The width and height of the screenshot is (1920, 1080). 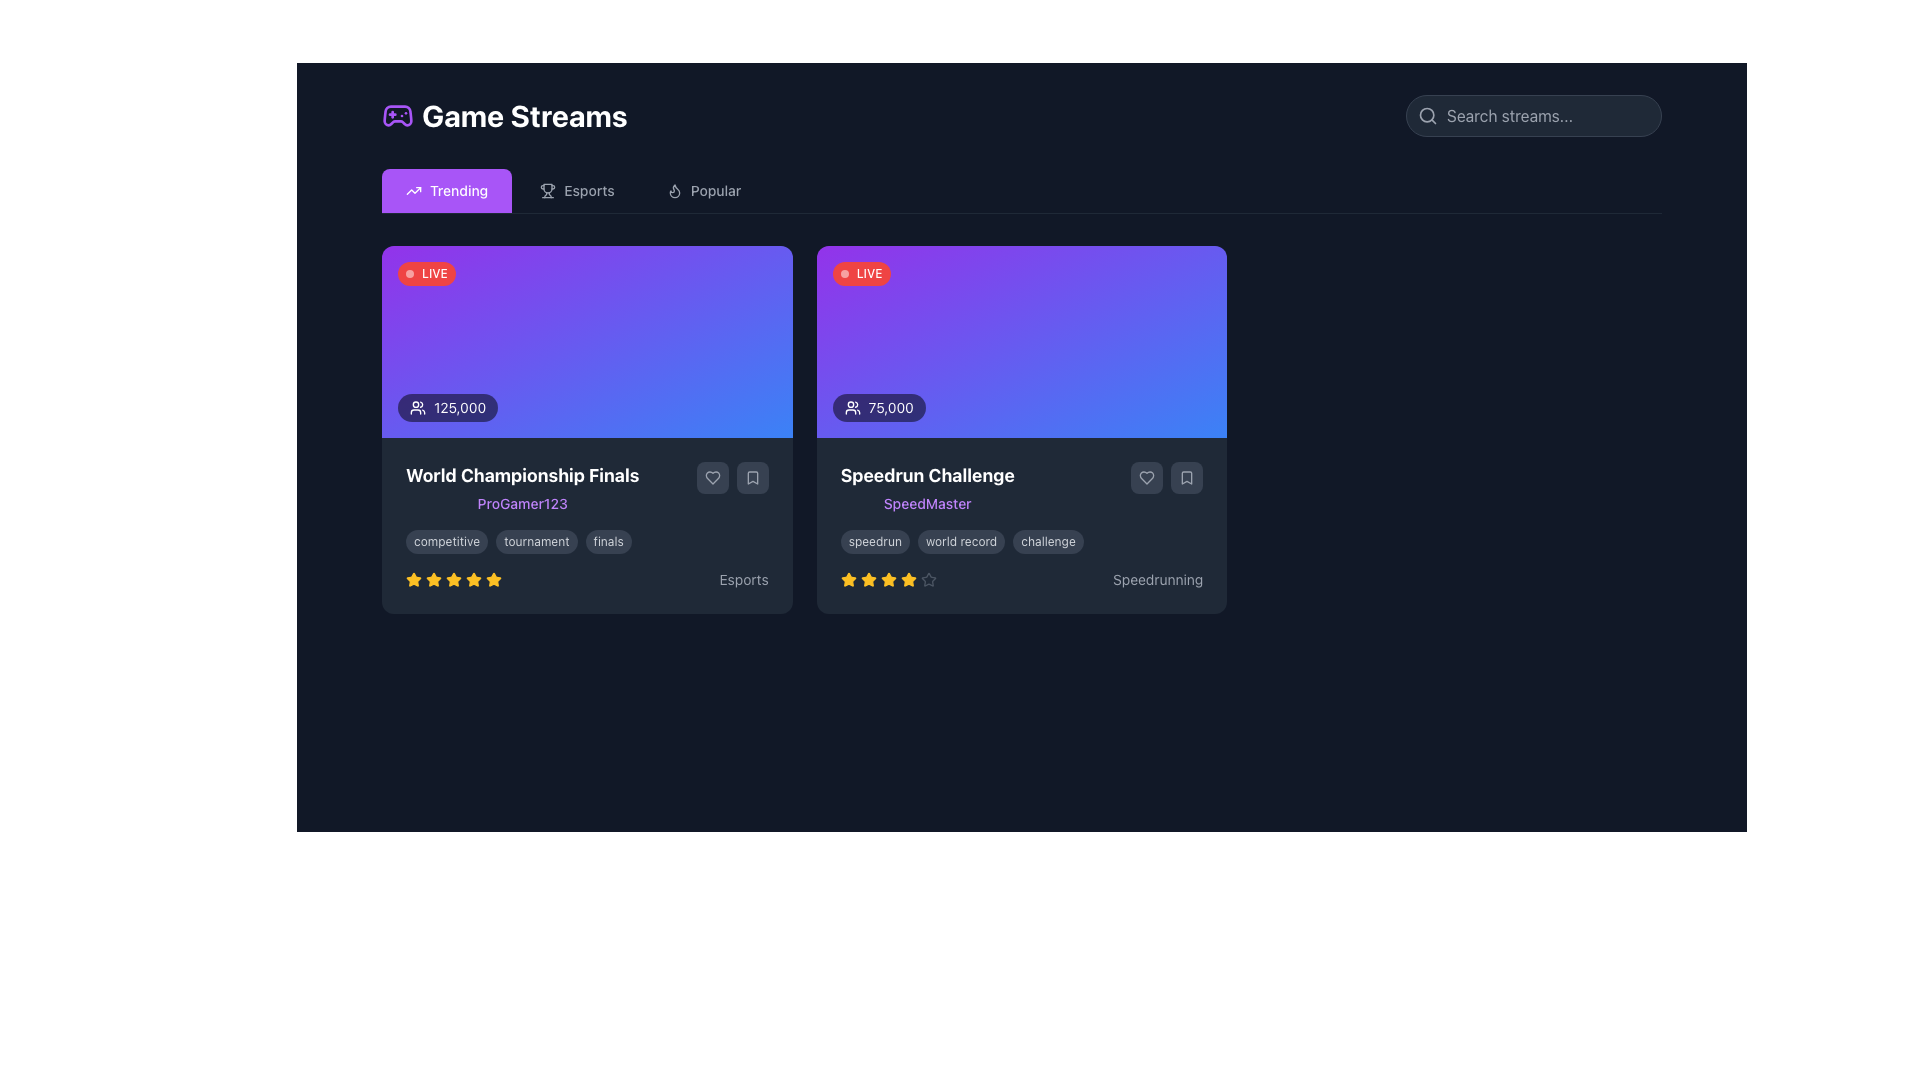 What do you see at coordinates (848, 579) in the screenshot?
I see `the first star icon filled with yellow-gold color (#fbbf24) in the rating component below the title and username of the 'Speedrun Challenge' card` at bounding box center [848, 579].